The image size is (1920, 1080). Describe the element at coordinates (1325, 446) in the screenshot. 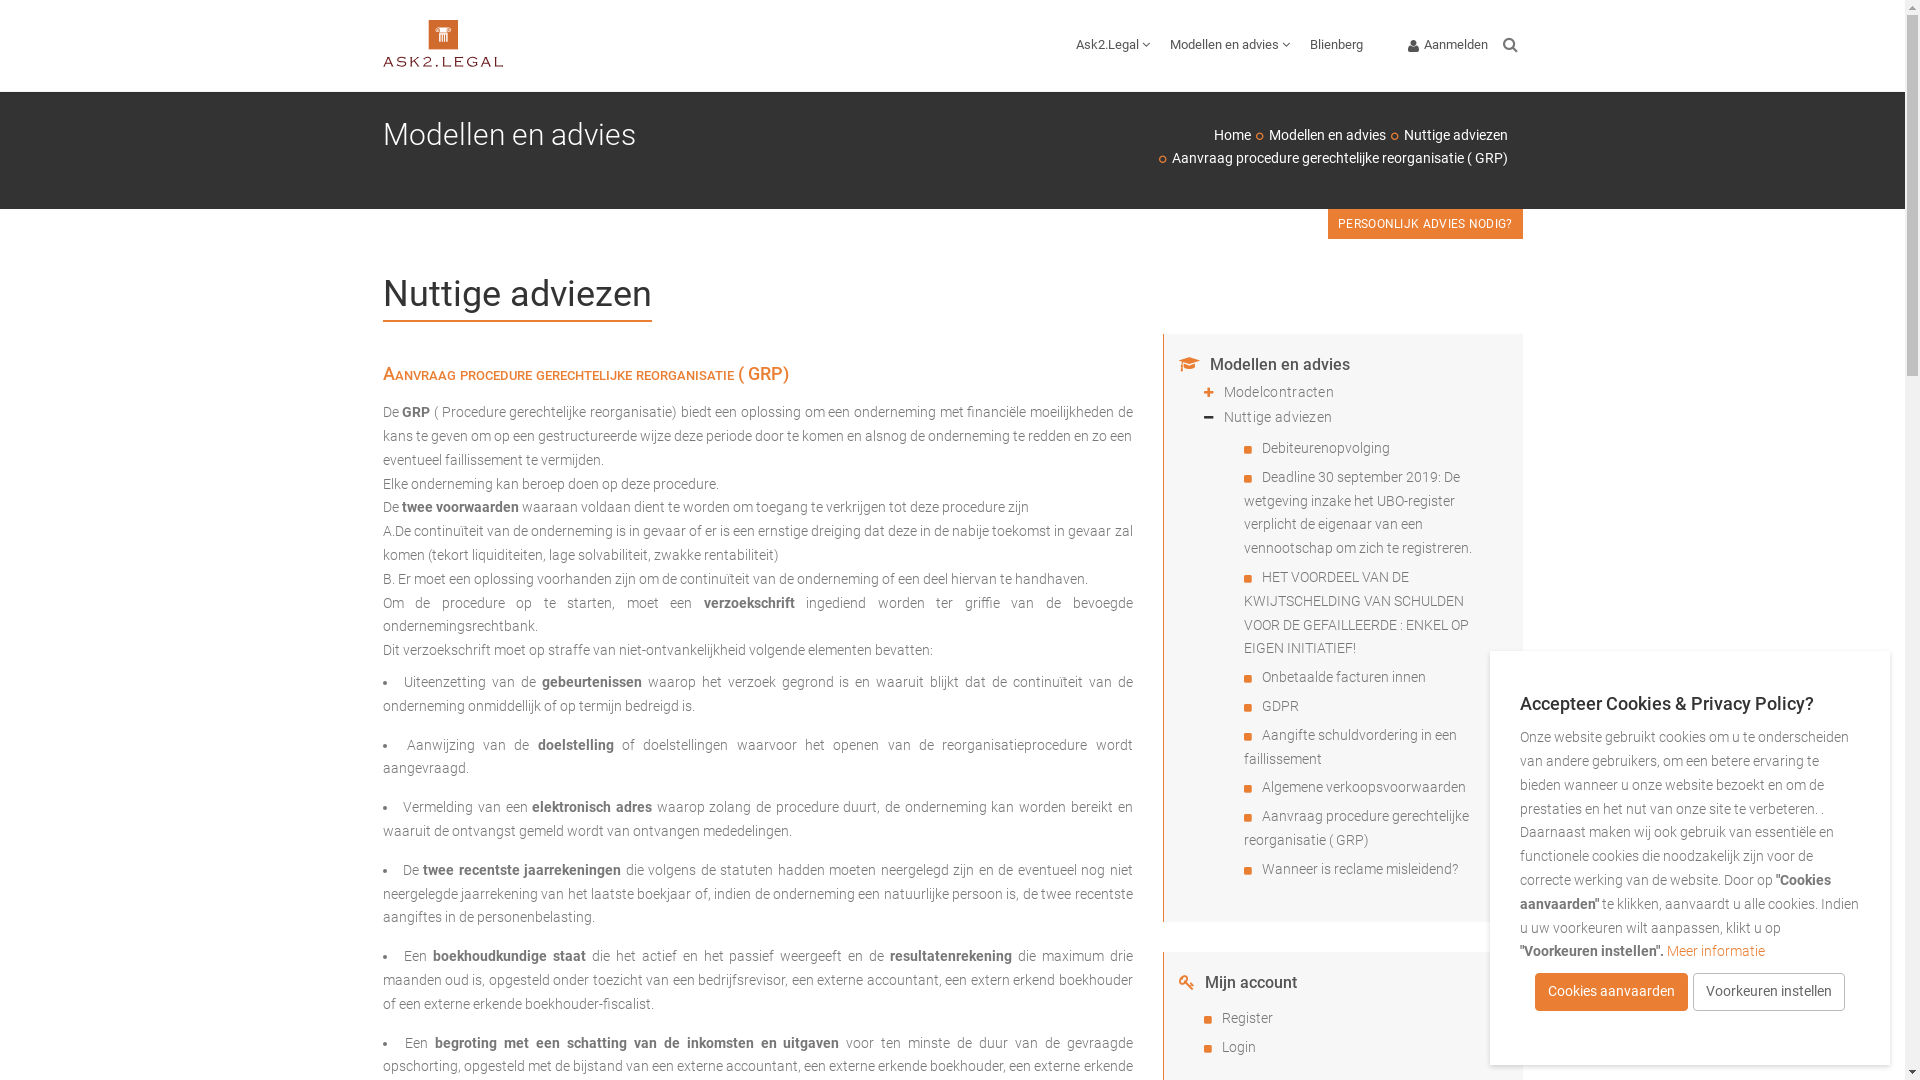

I see `'Debiteurenopvolging'` at that location.